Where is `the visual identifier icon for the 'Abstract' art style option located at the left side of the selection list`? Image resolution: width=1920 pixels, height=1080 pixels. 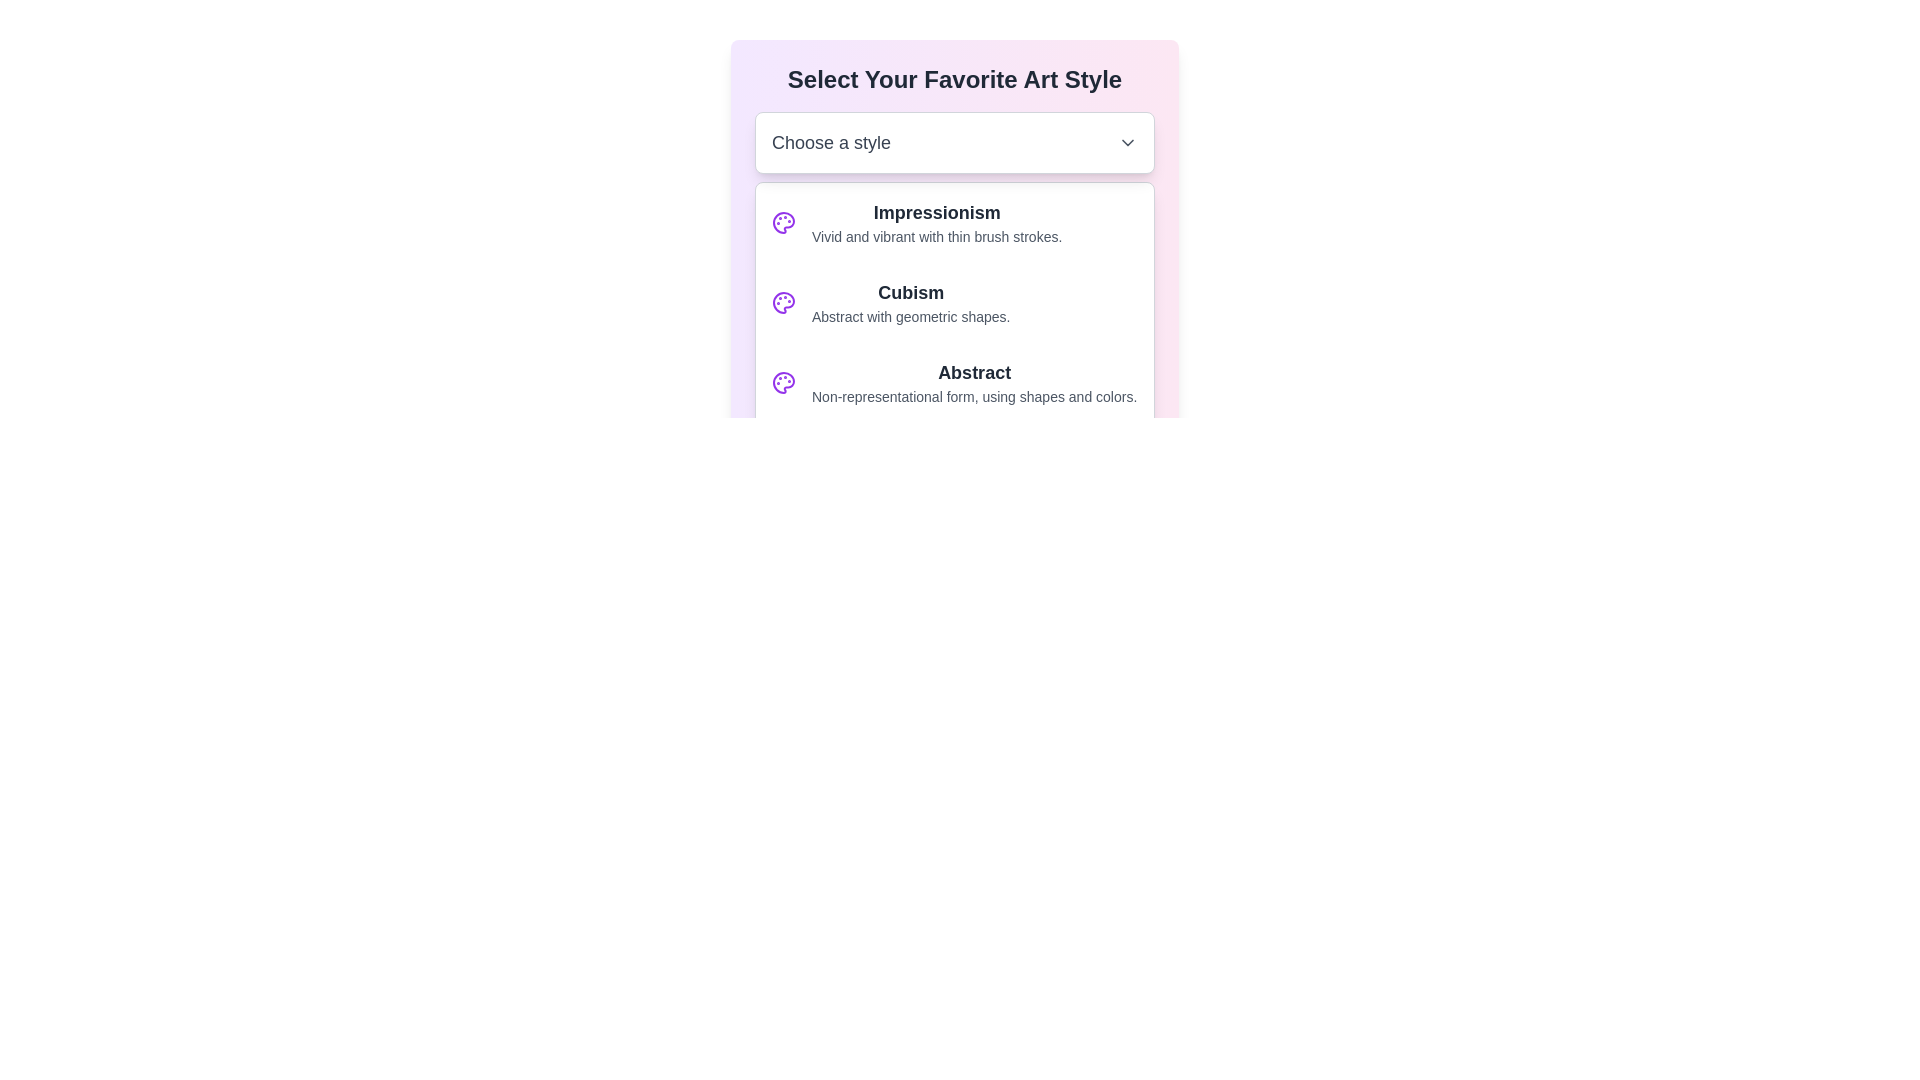
the visual identifier icon for the 'Abstract' art style option located at the left side of the selection list is located at coordinates (782, 382).